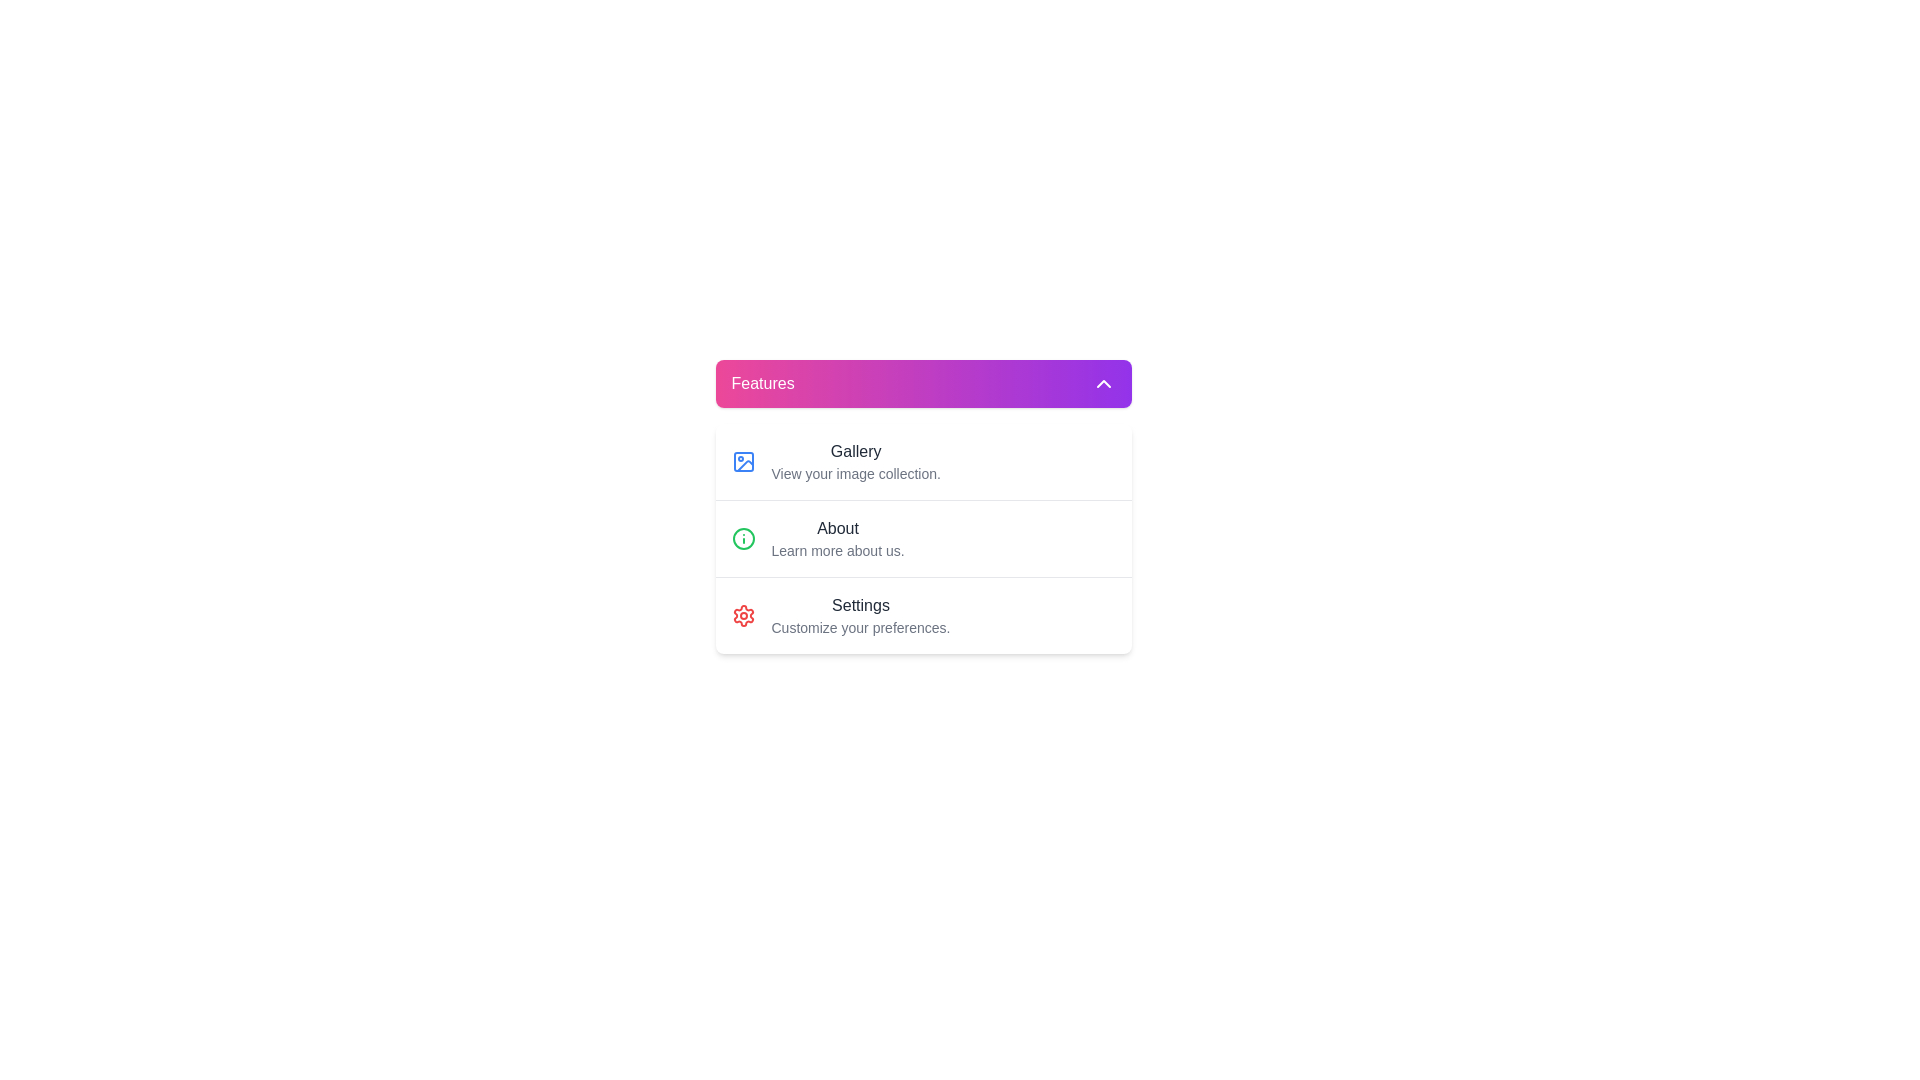 Image resolution: width=1920 pixels, height=1080 pixels. I want to click on the upward-pointing chevron icon located on the far right side of the purple gradient header bar labeled 'Features' to trigger potential hover effects, so click(1102, 384).